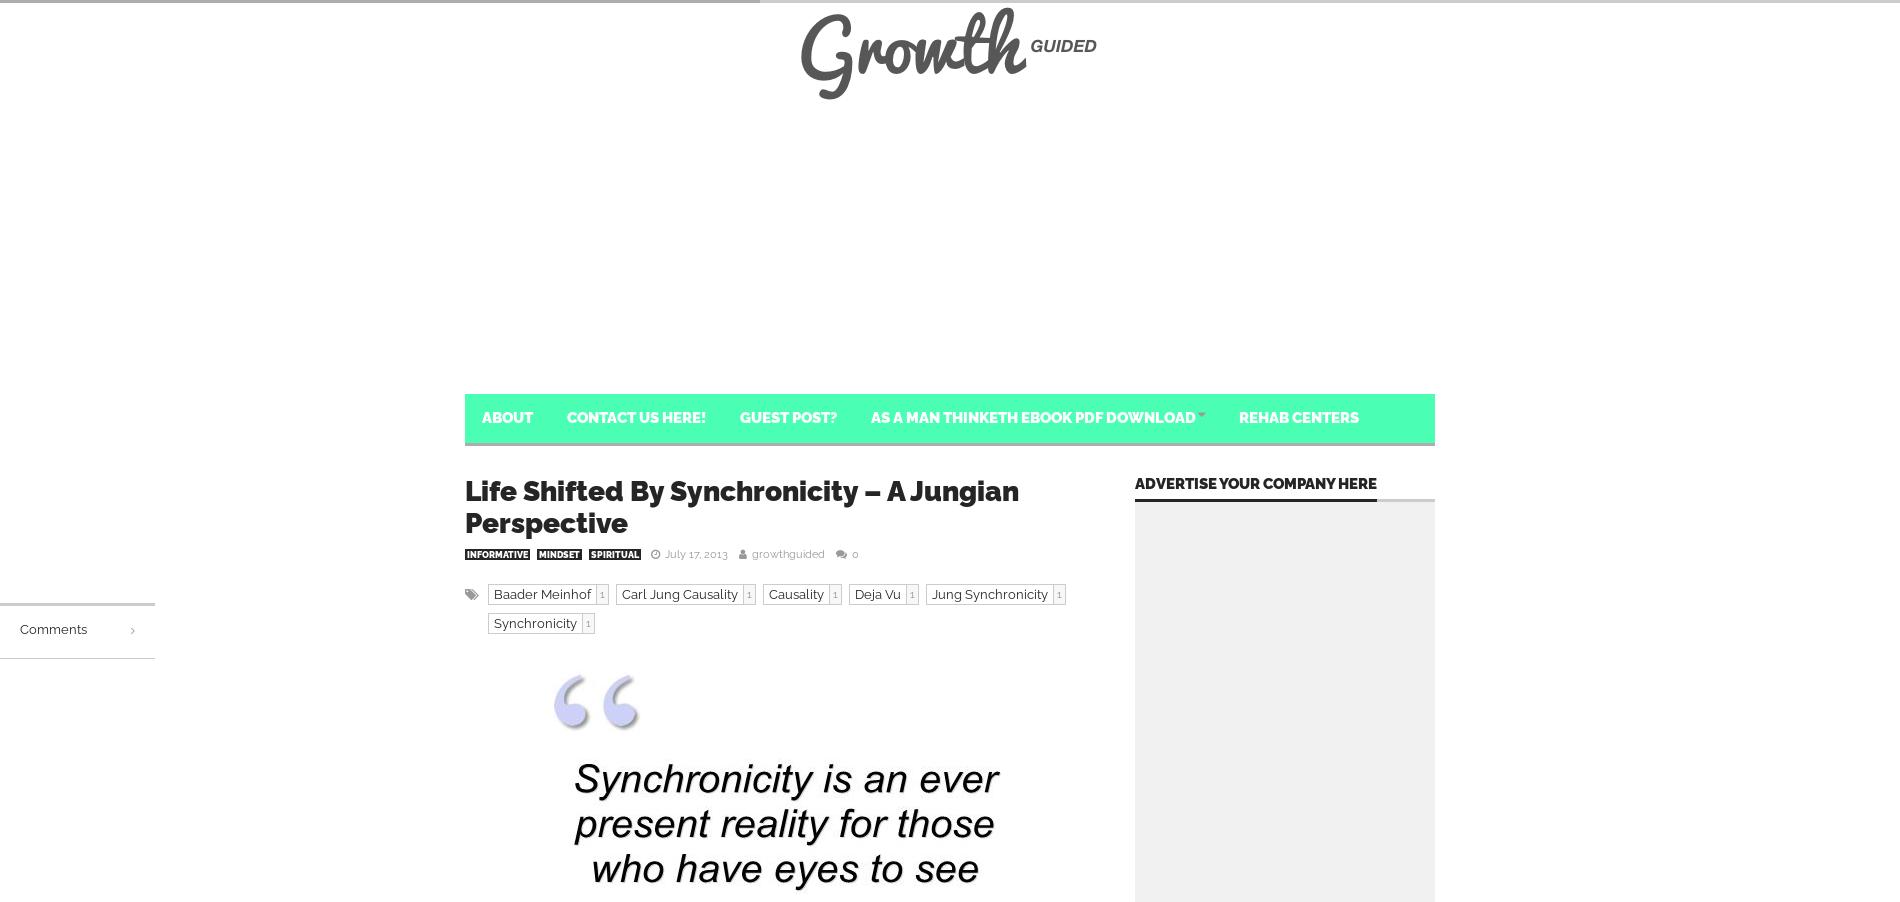  What do you see at coordinates (615, 555) in the screenshot?
I see `'Spiritual'` at bounding box center [615, 555].